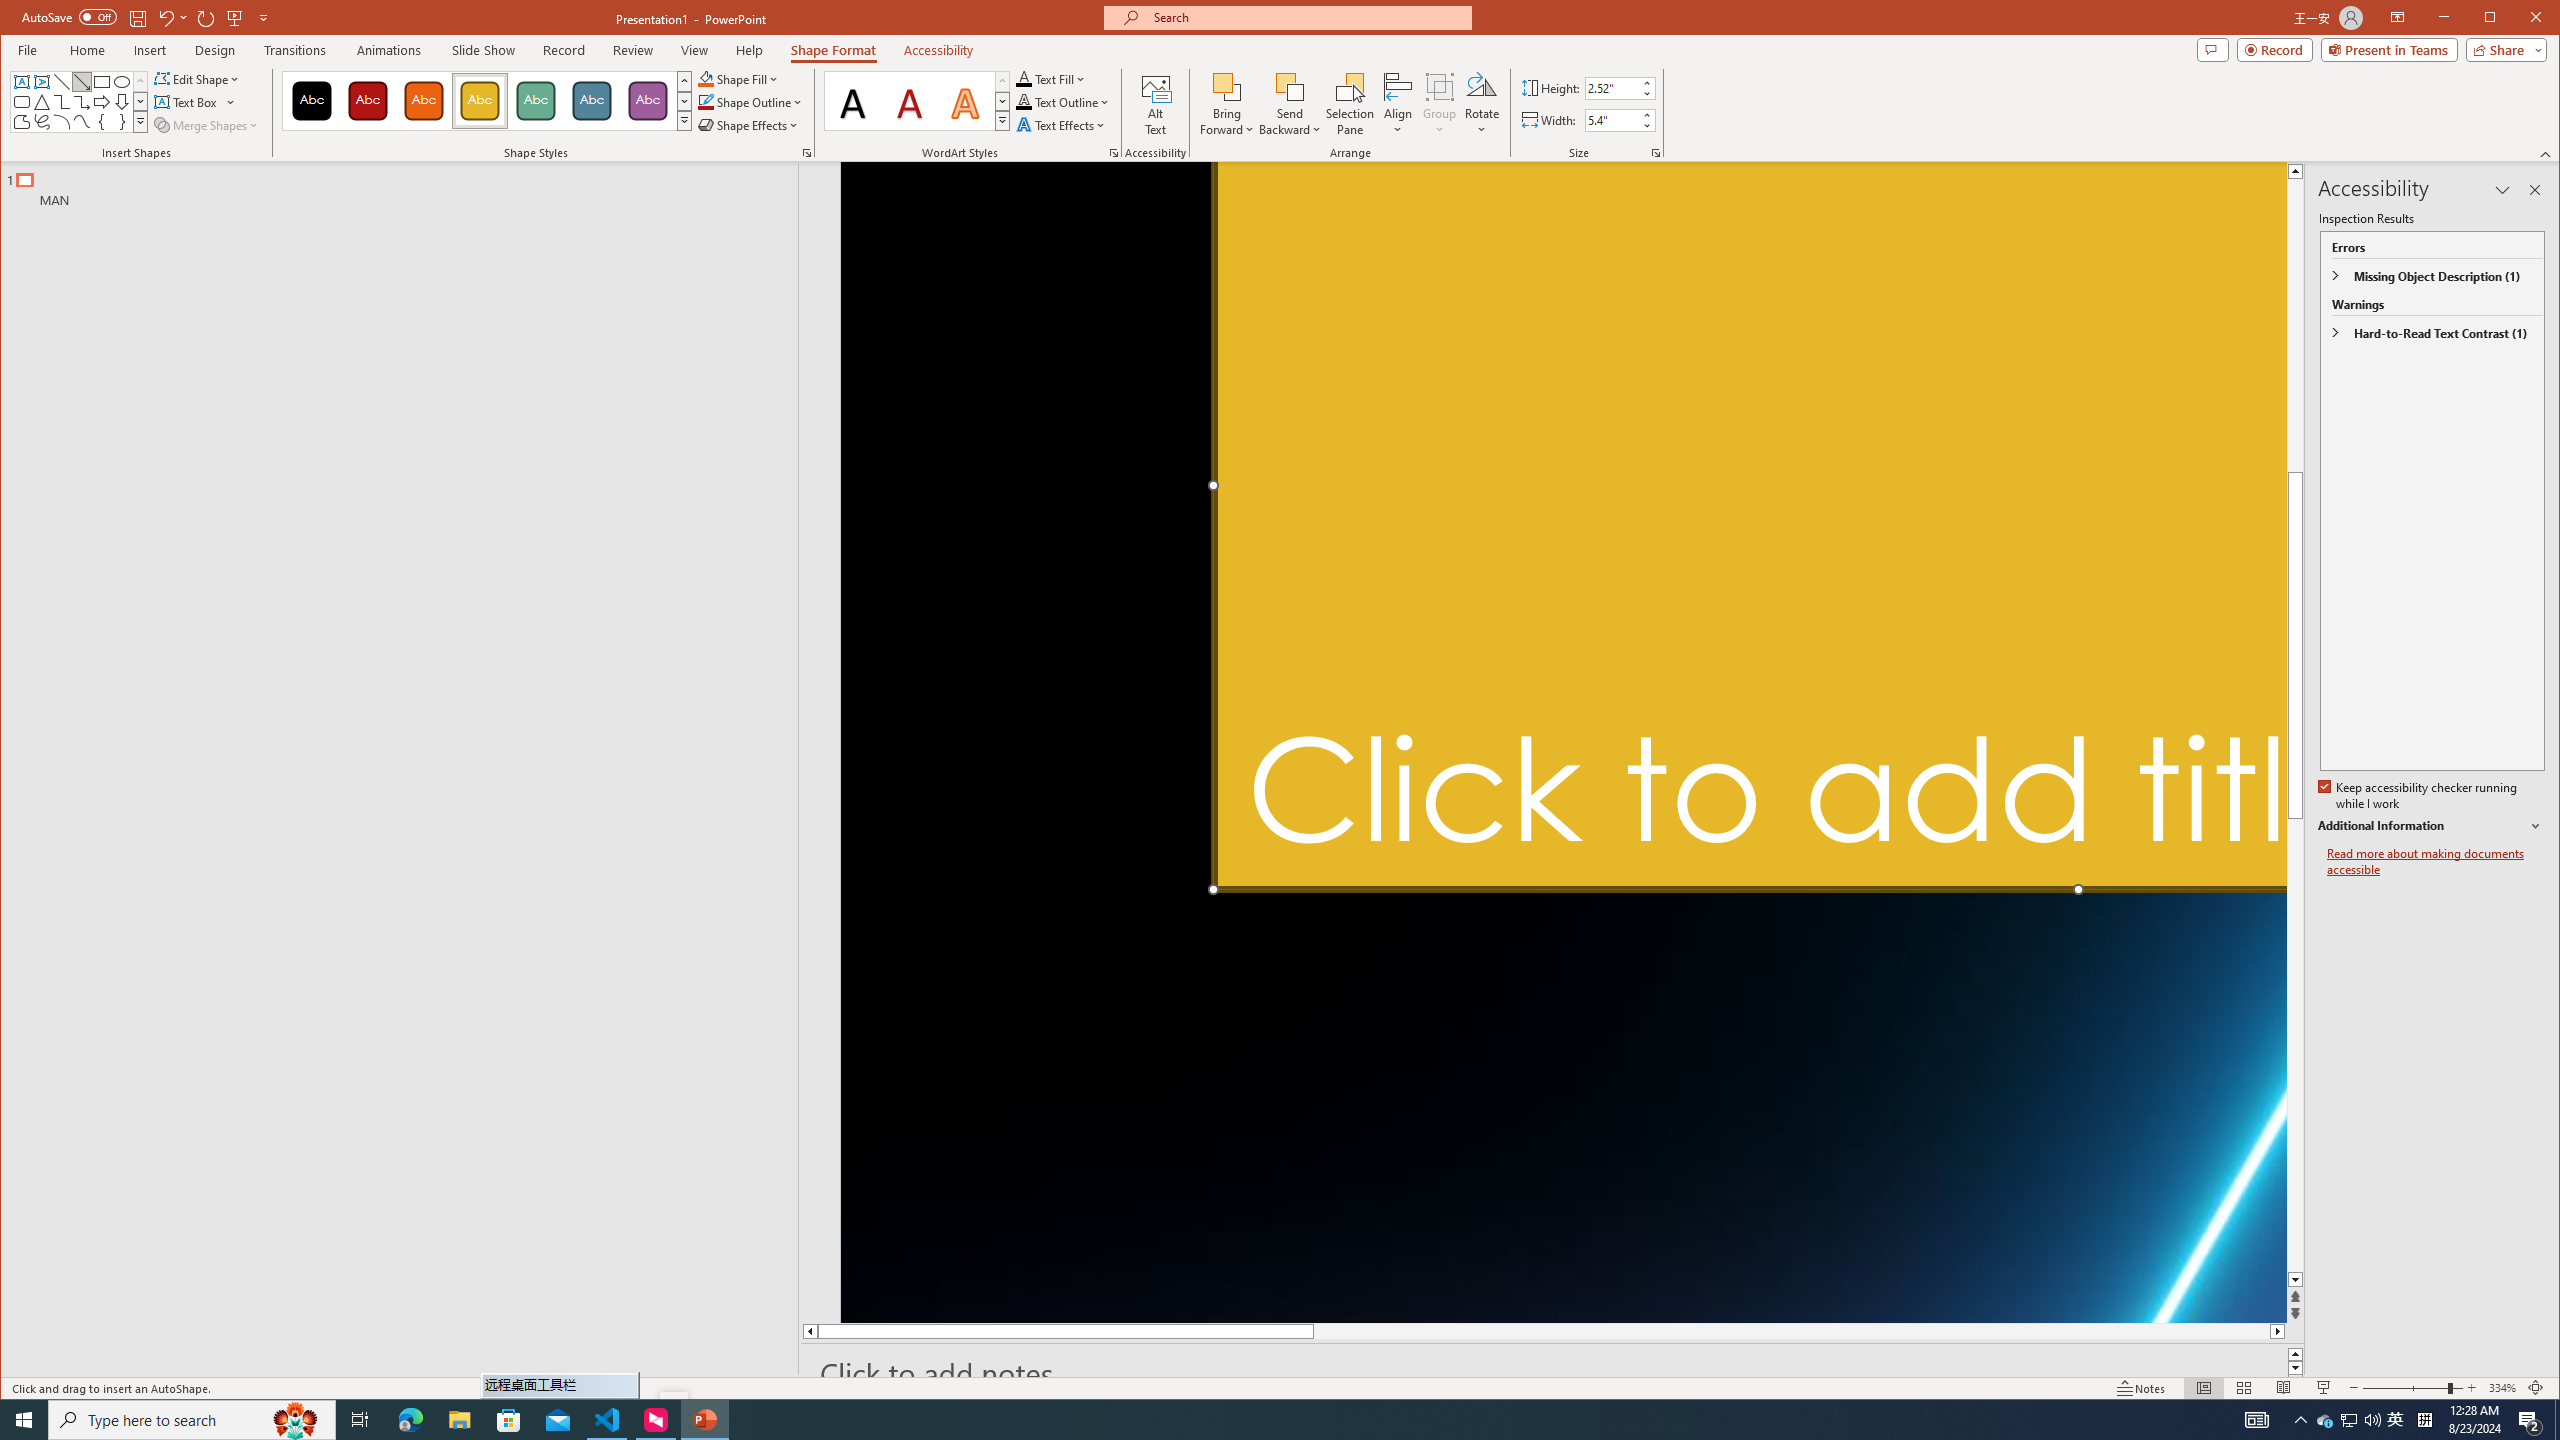  What do you see at coordinates (750, 102) in the screenshot?
I see `'Shape Outline'` at bounding box center [750, 102].